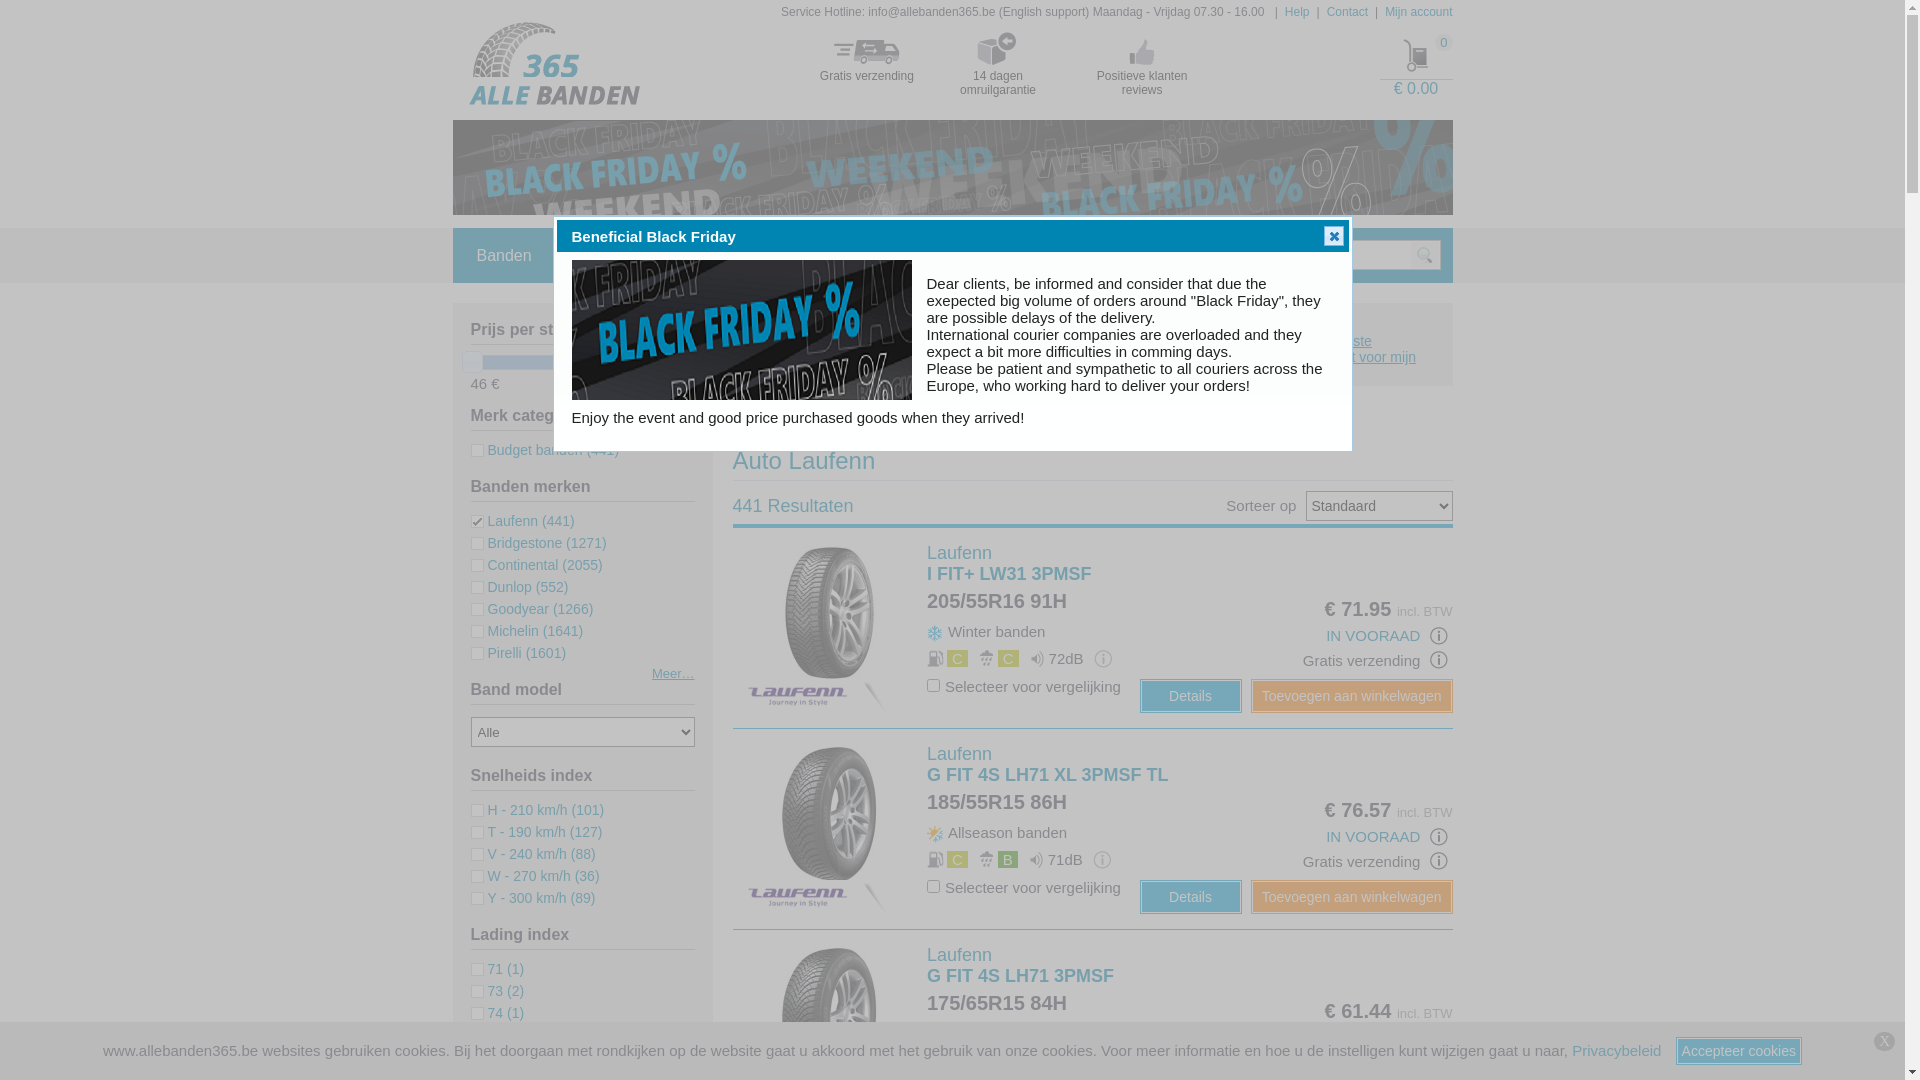 Image resolution: width=1920 pixels, height=1080 pixels. I want to click on 'Contact', so click(1347, 11).